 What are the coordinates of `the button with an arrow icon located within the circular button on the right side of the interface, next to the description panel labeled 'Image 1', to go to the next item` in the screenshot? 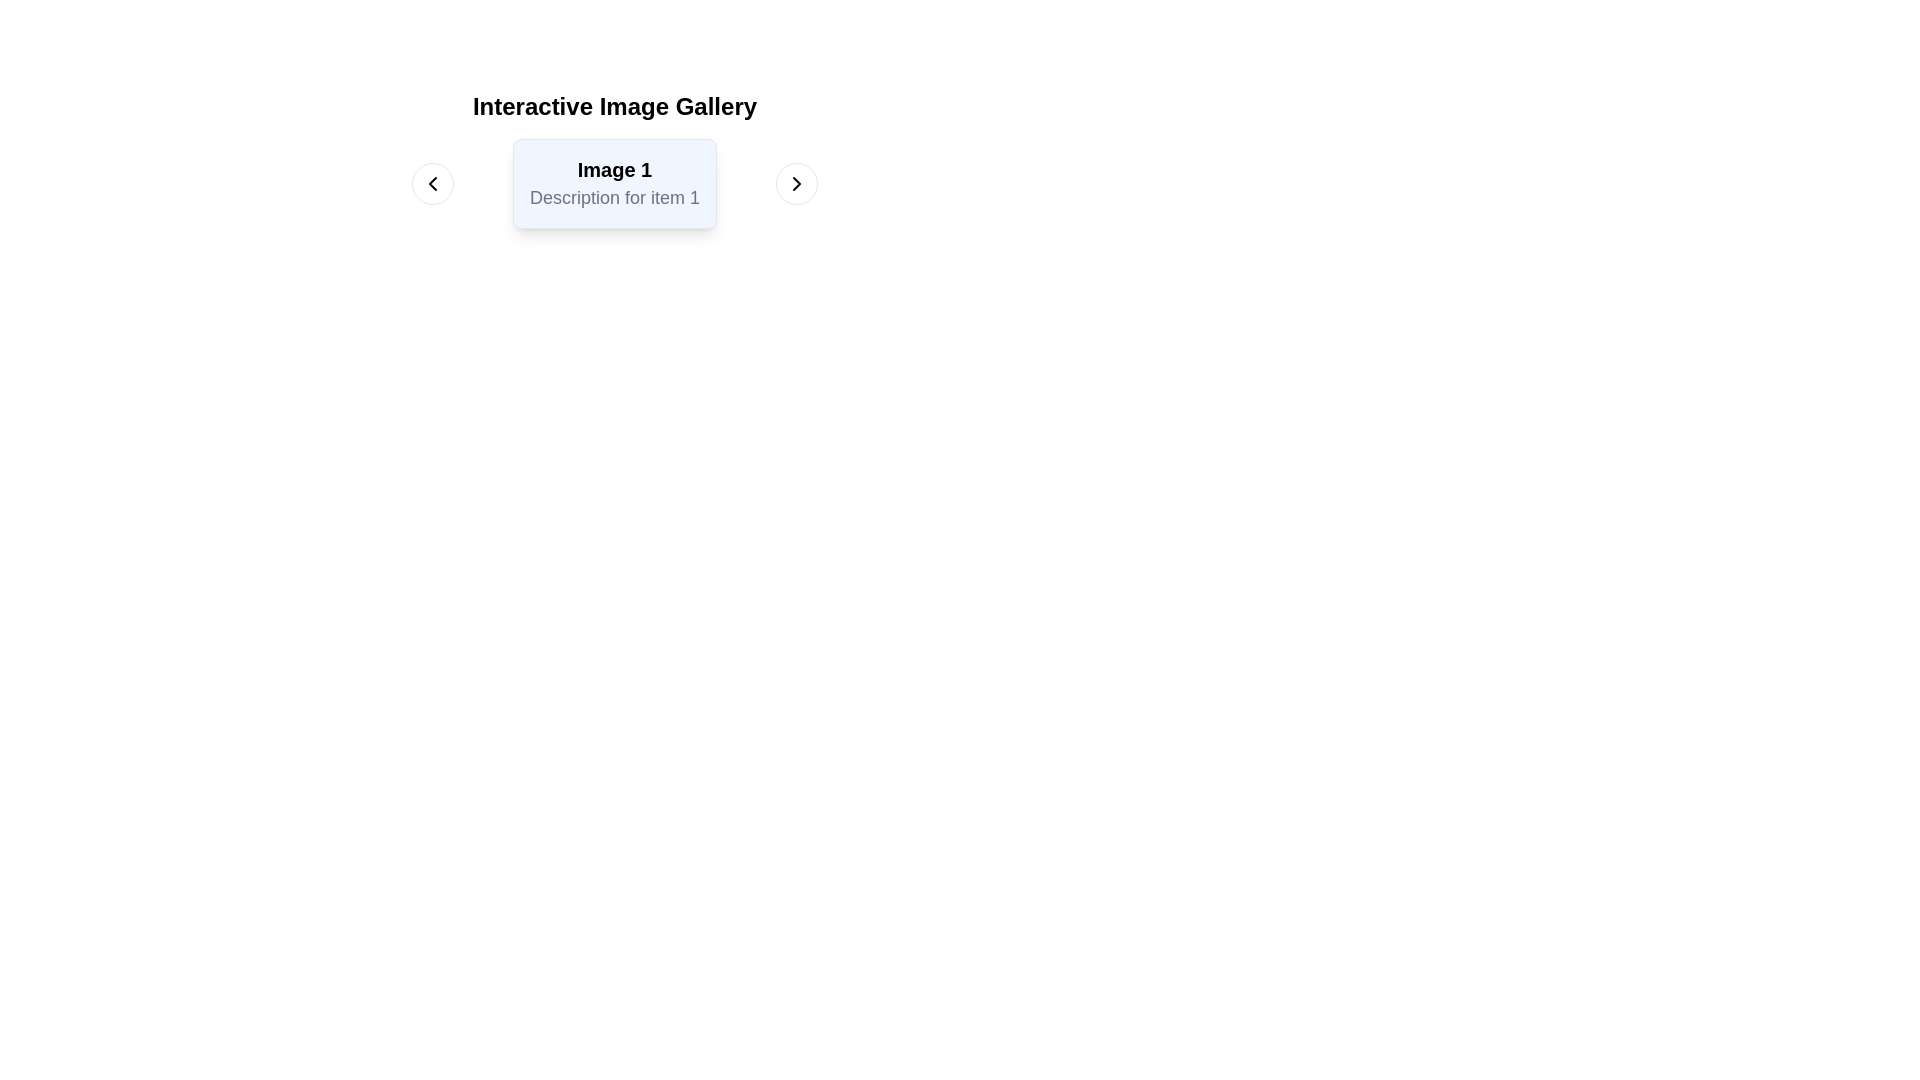 It's located at (795, 184).